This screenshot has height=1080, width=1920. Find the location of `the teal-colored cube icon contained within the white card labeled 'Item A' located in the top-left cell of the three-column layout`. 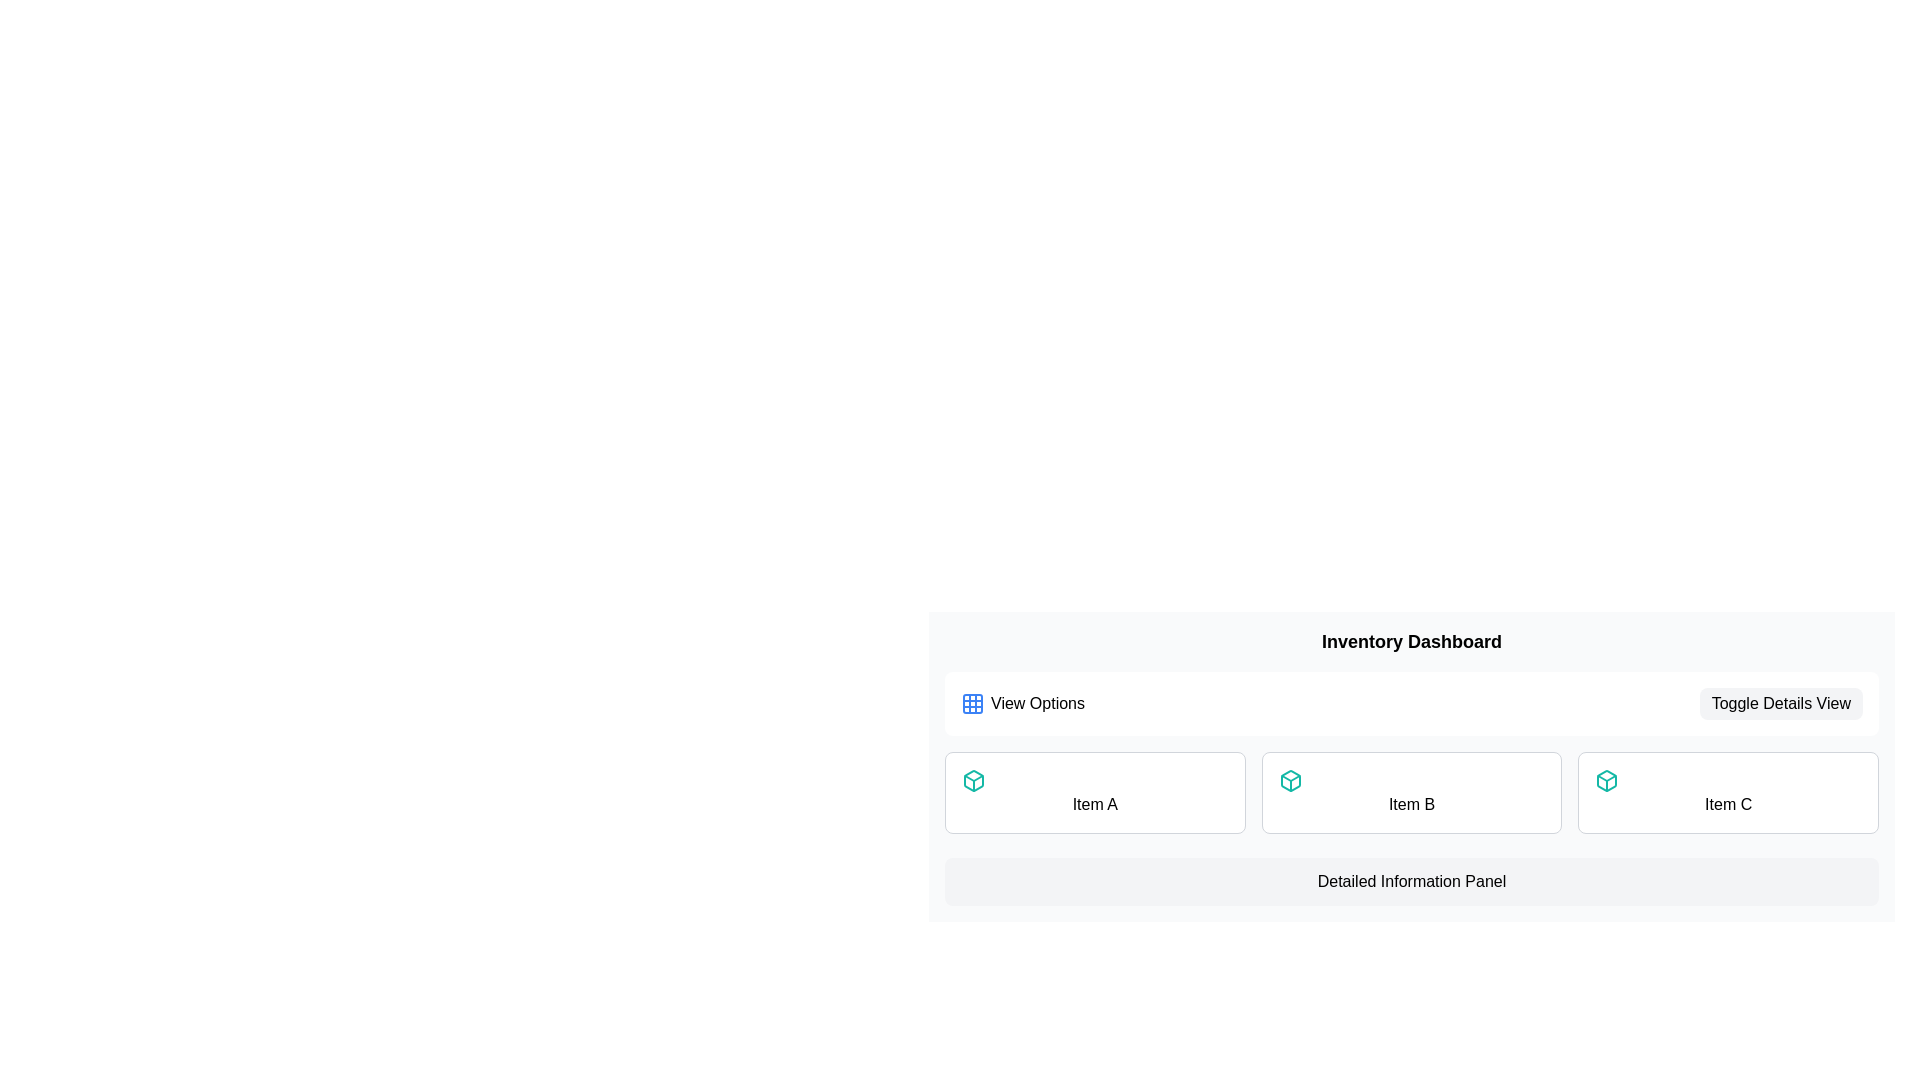

the teal-colored cube icon contained within the white card labeled 'Item A' located in the top-left cell of the three-column layout is located at coordinates (974, 779).